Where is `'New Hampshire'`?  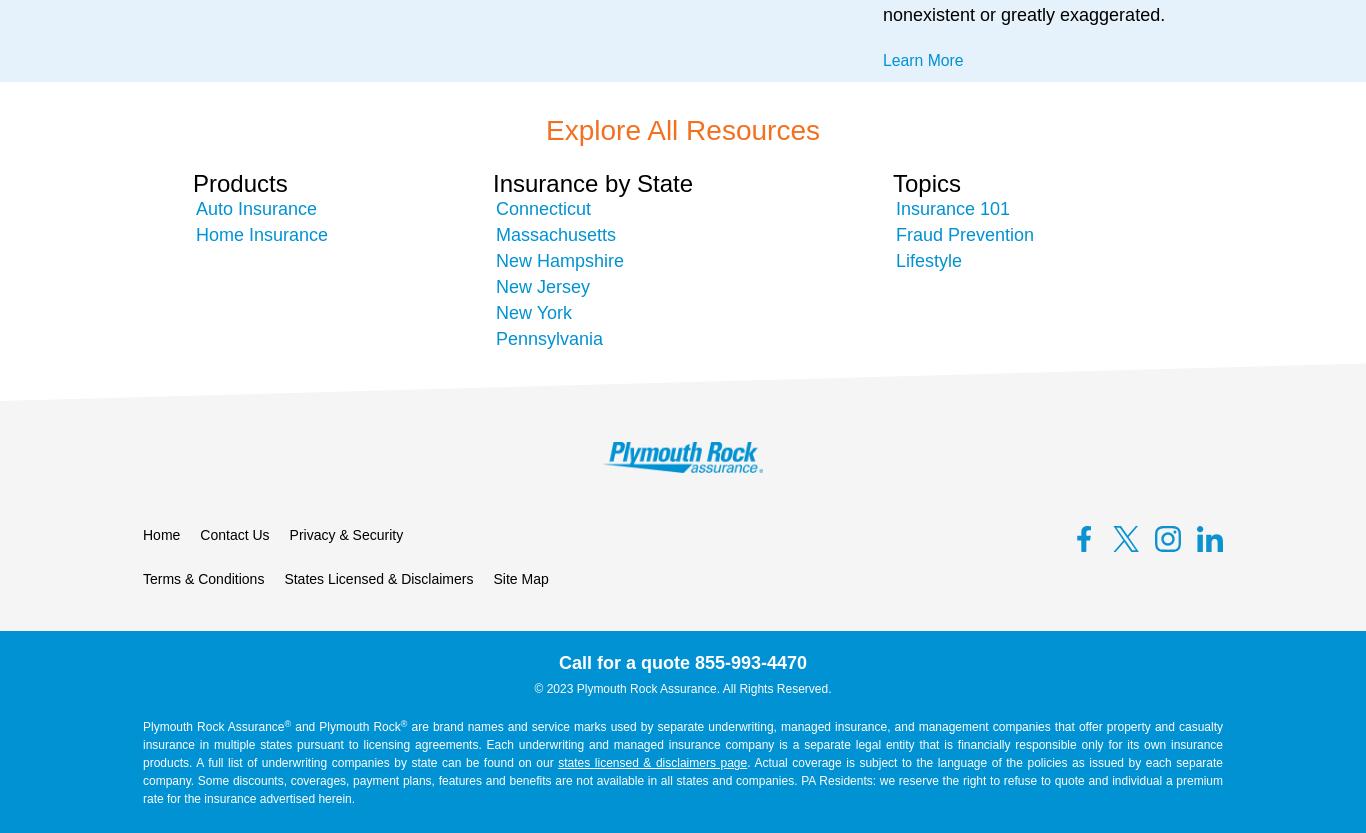 'New Hampshire' is located at coordinates (560, 260).